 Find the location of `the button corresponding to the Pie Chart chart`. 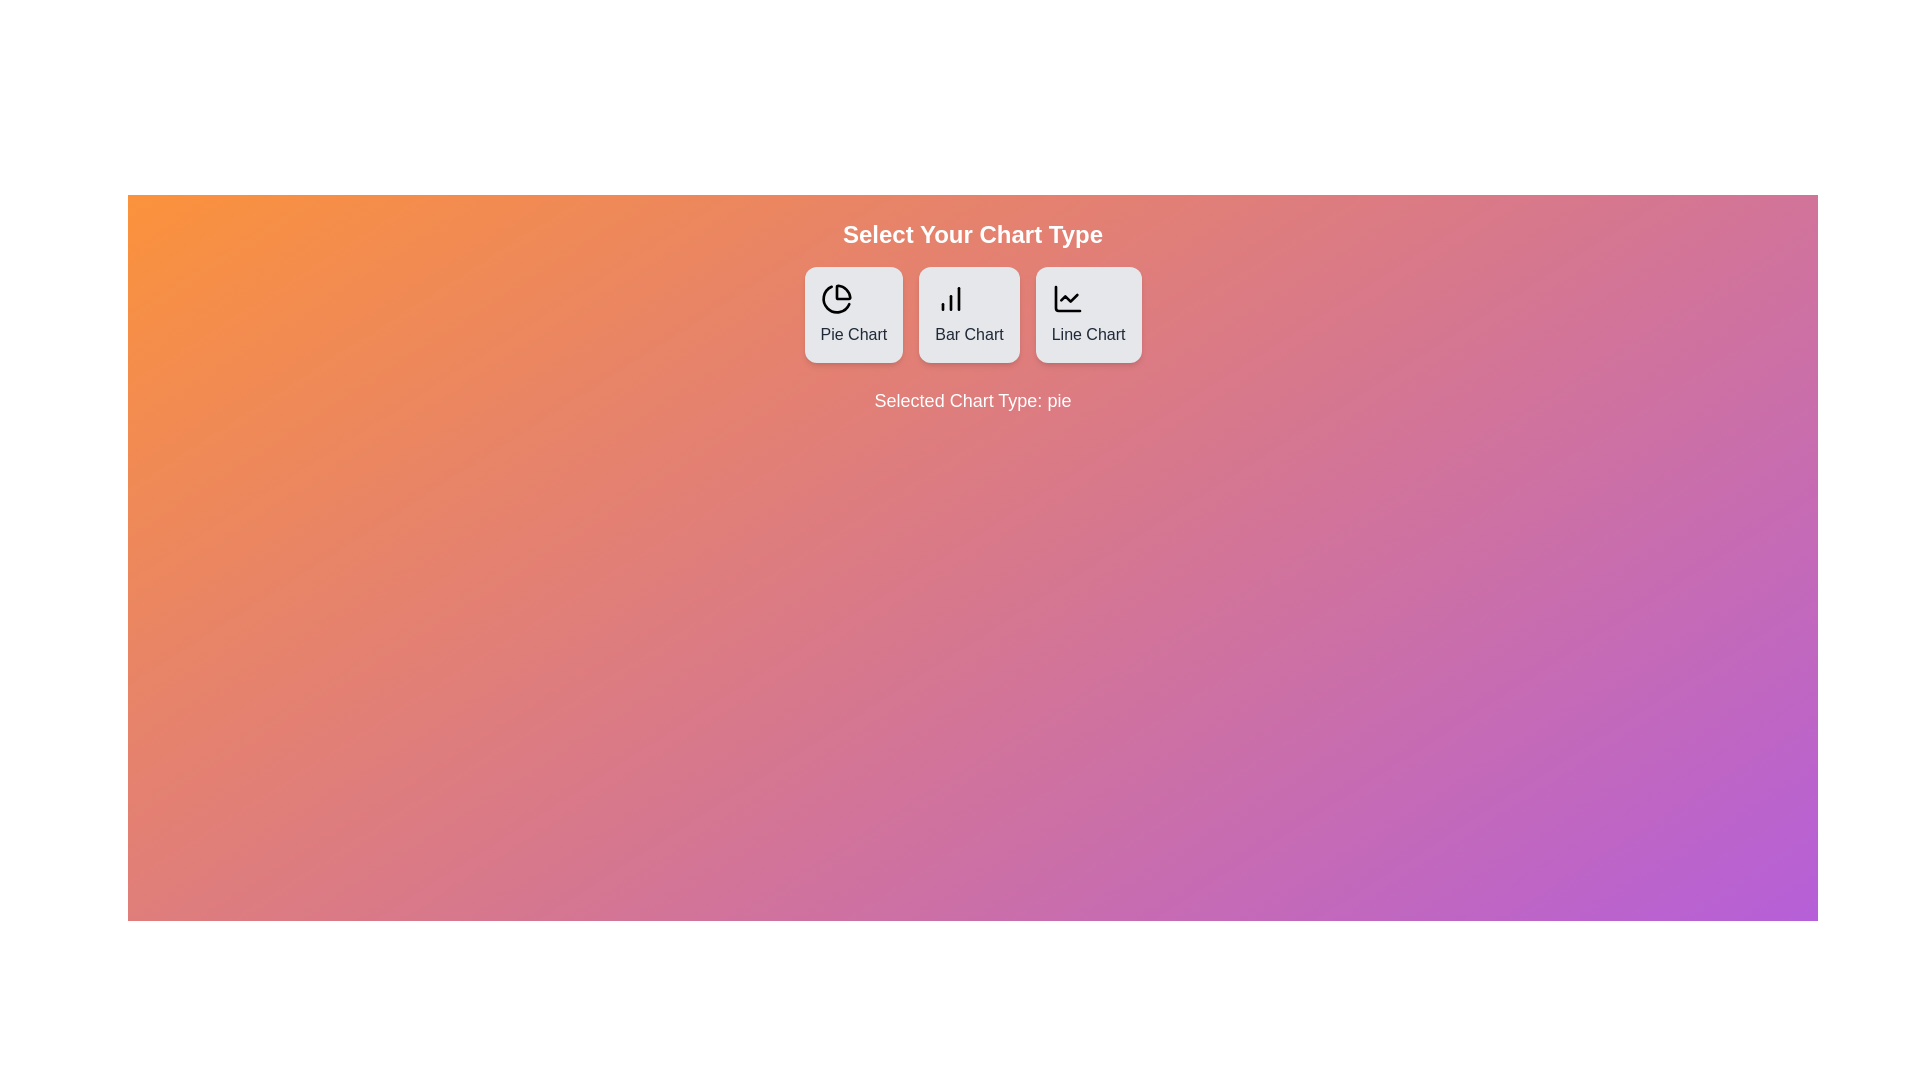

the button corresponding to the Pie Chart chart is located at coordinates (853, 315).